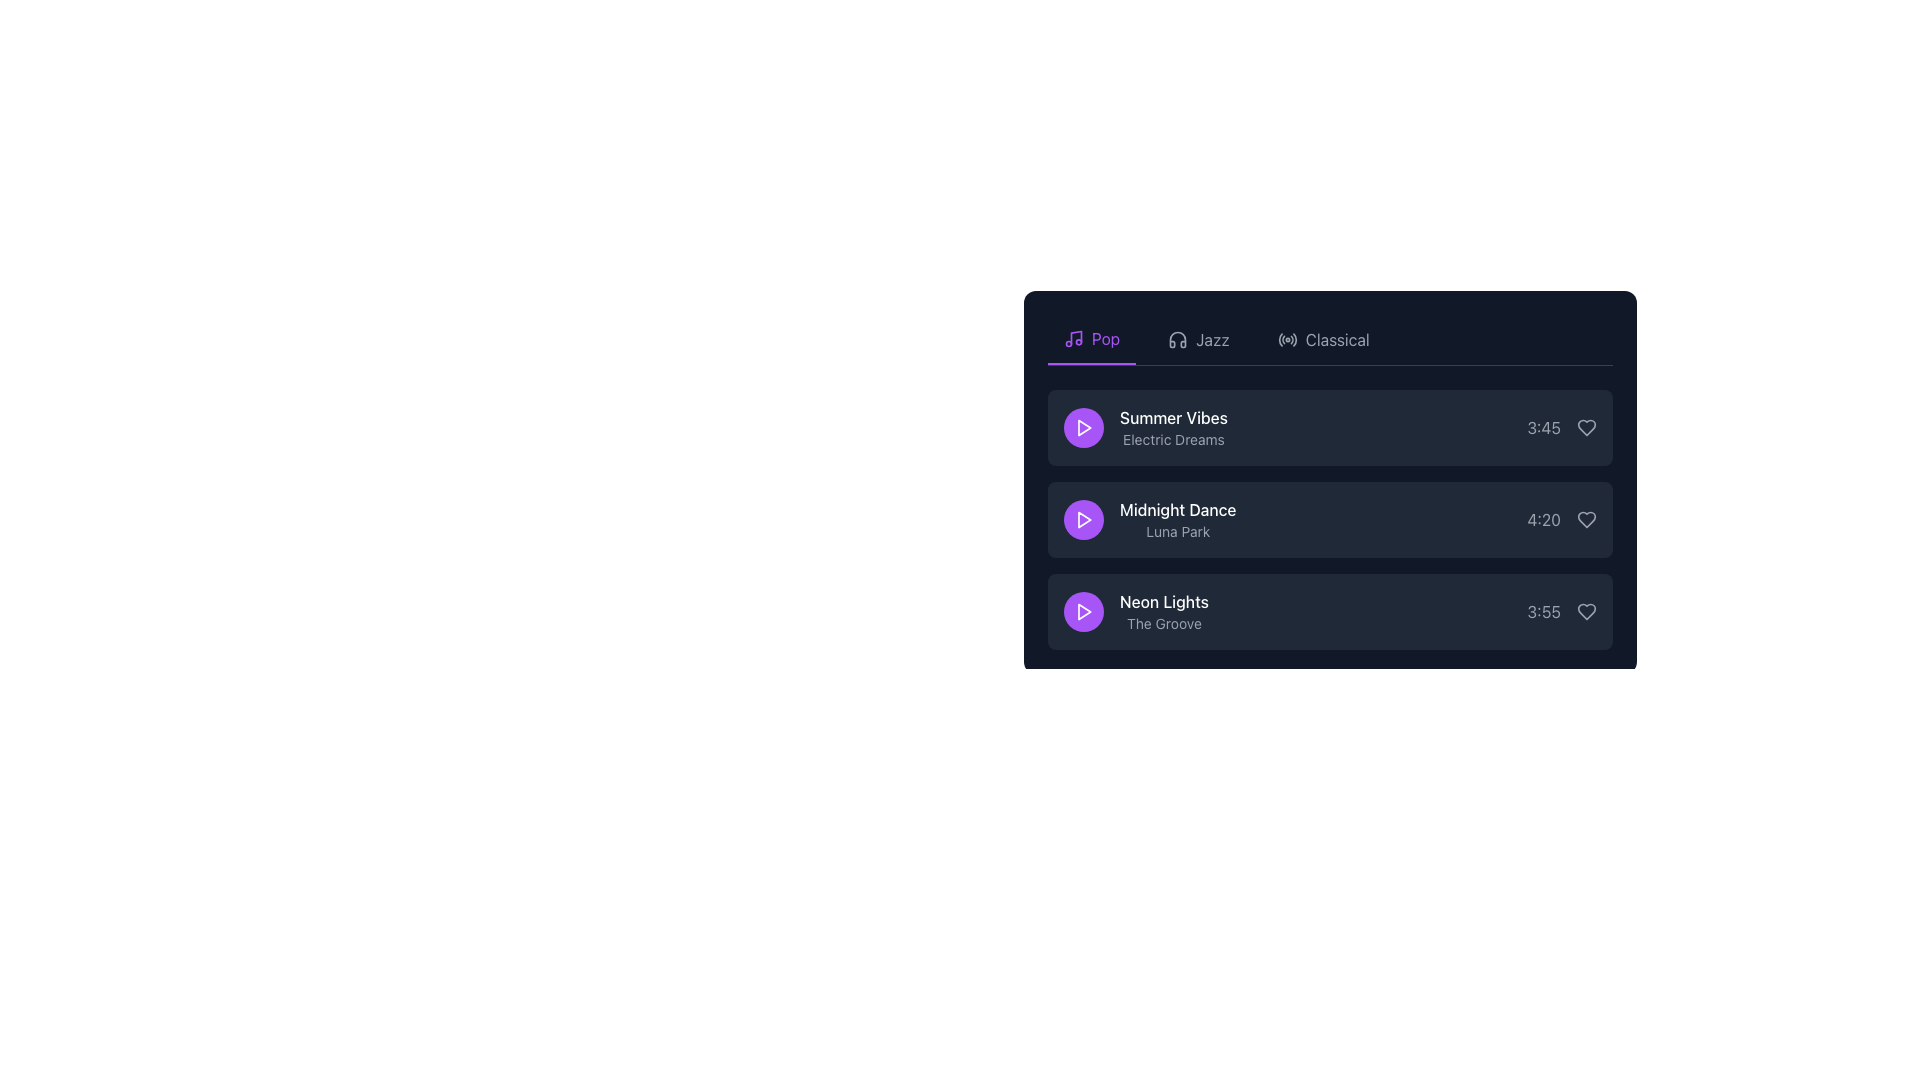  I want to click on the static text label displaying additional information about the music track 'Summer Vibes', located below the track title in the music track list, so click(1173, 438).